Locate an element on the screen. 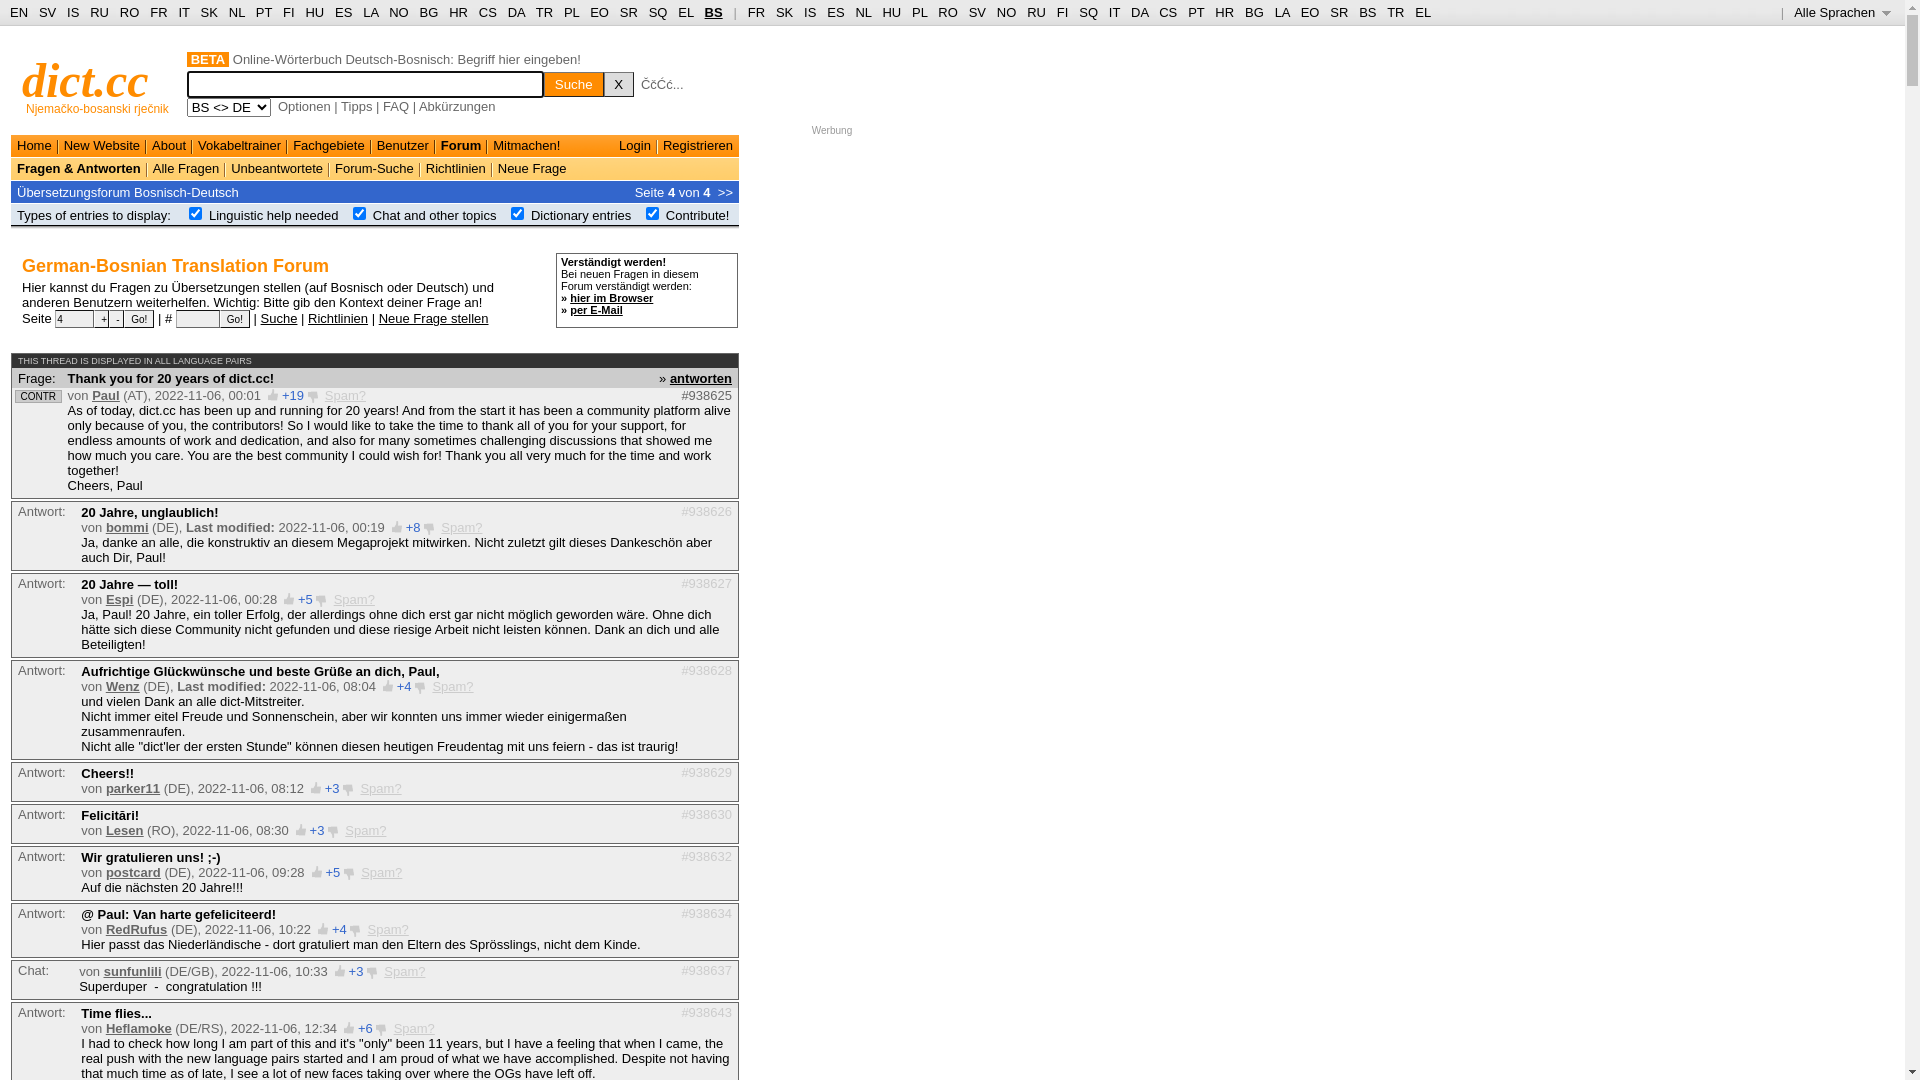 This screenshot has height=1080, width=1920. 'Forum' is located at coordinates (459, 144).